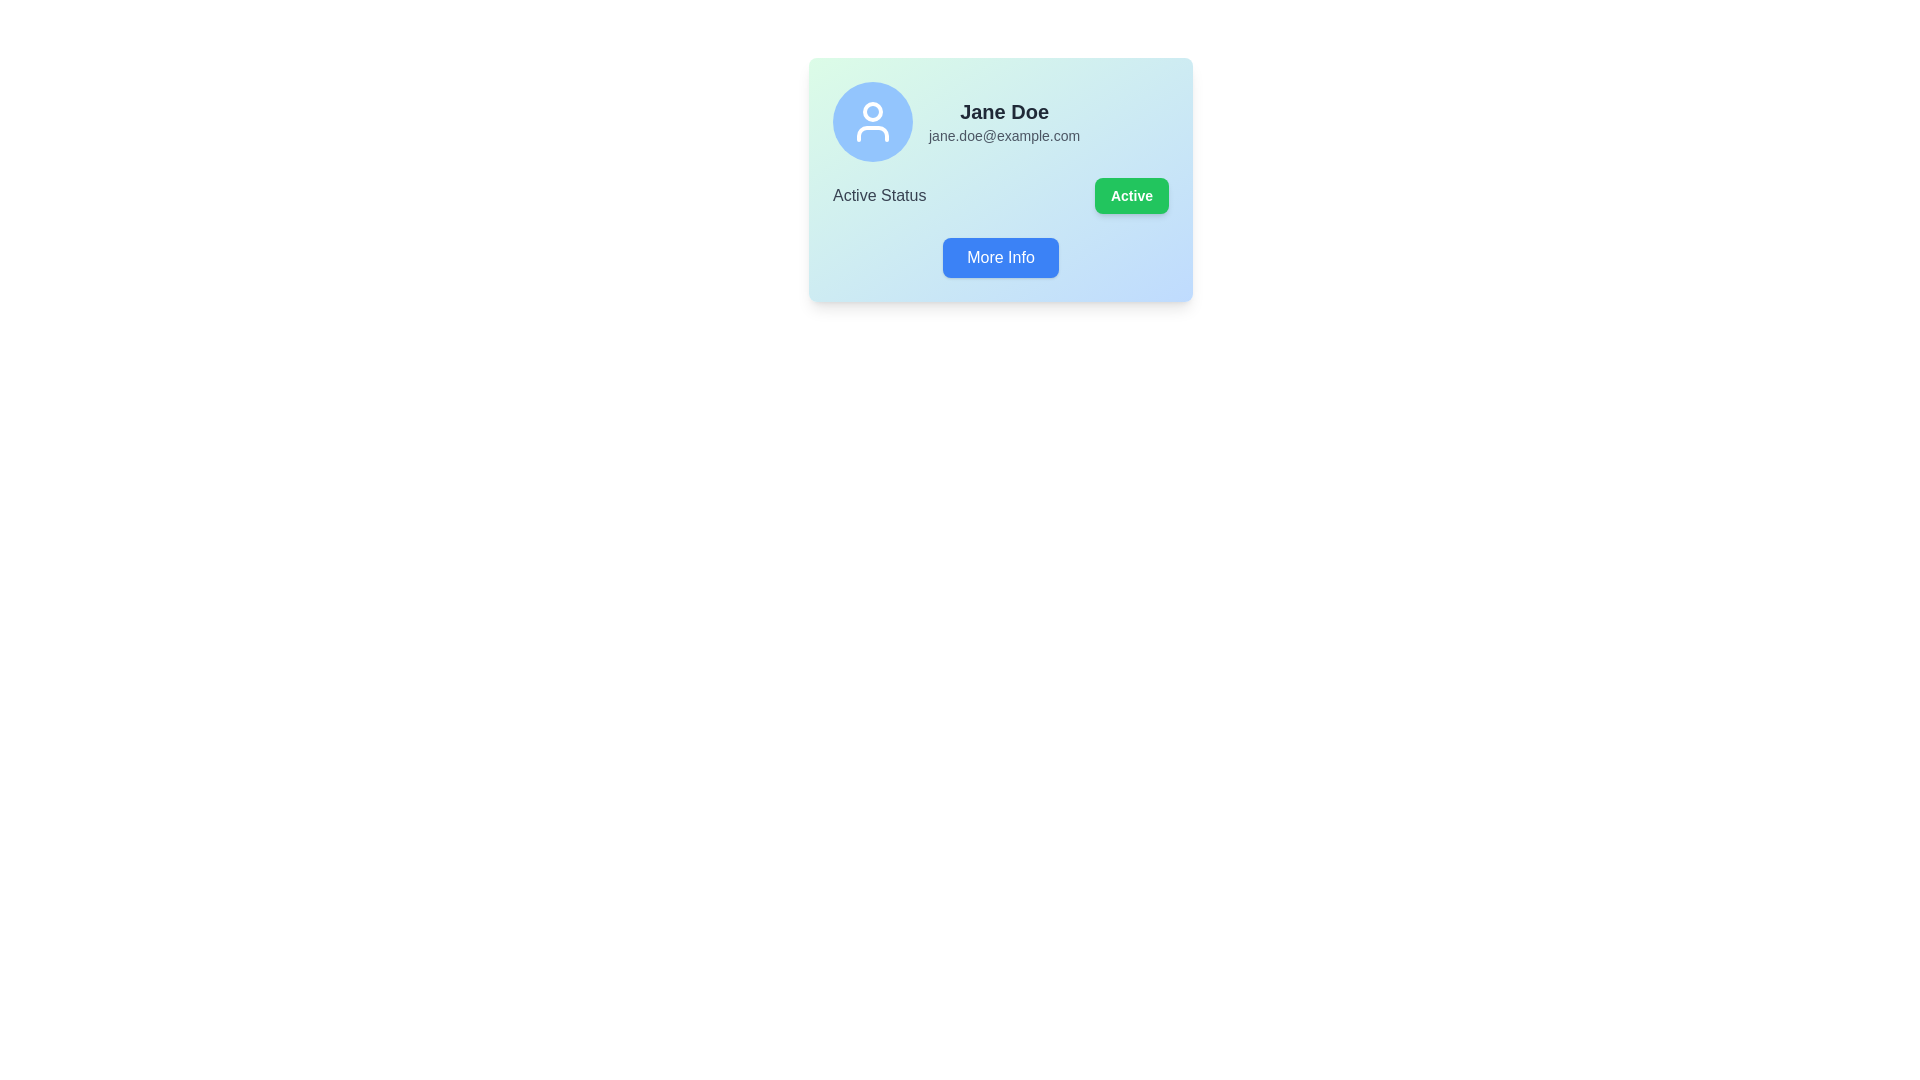  What do you see at coordinates (873, 111) in the screenshot?
I see `the circular graphic shape within the user icon design that depicts a user profile image` at bounding box center [873, 111].